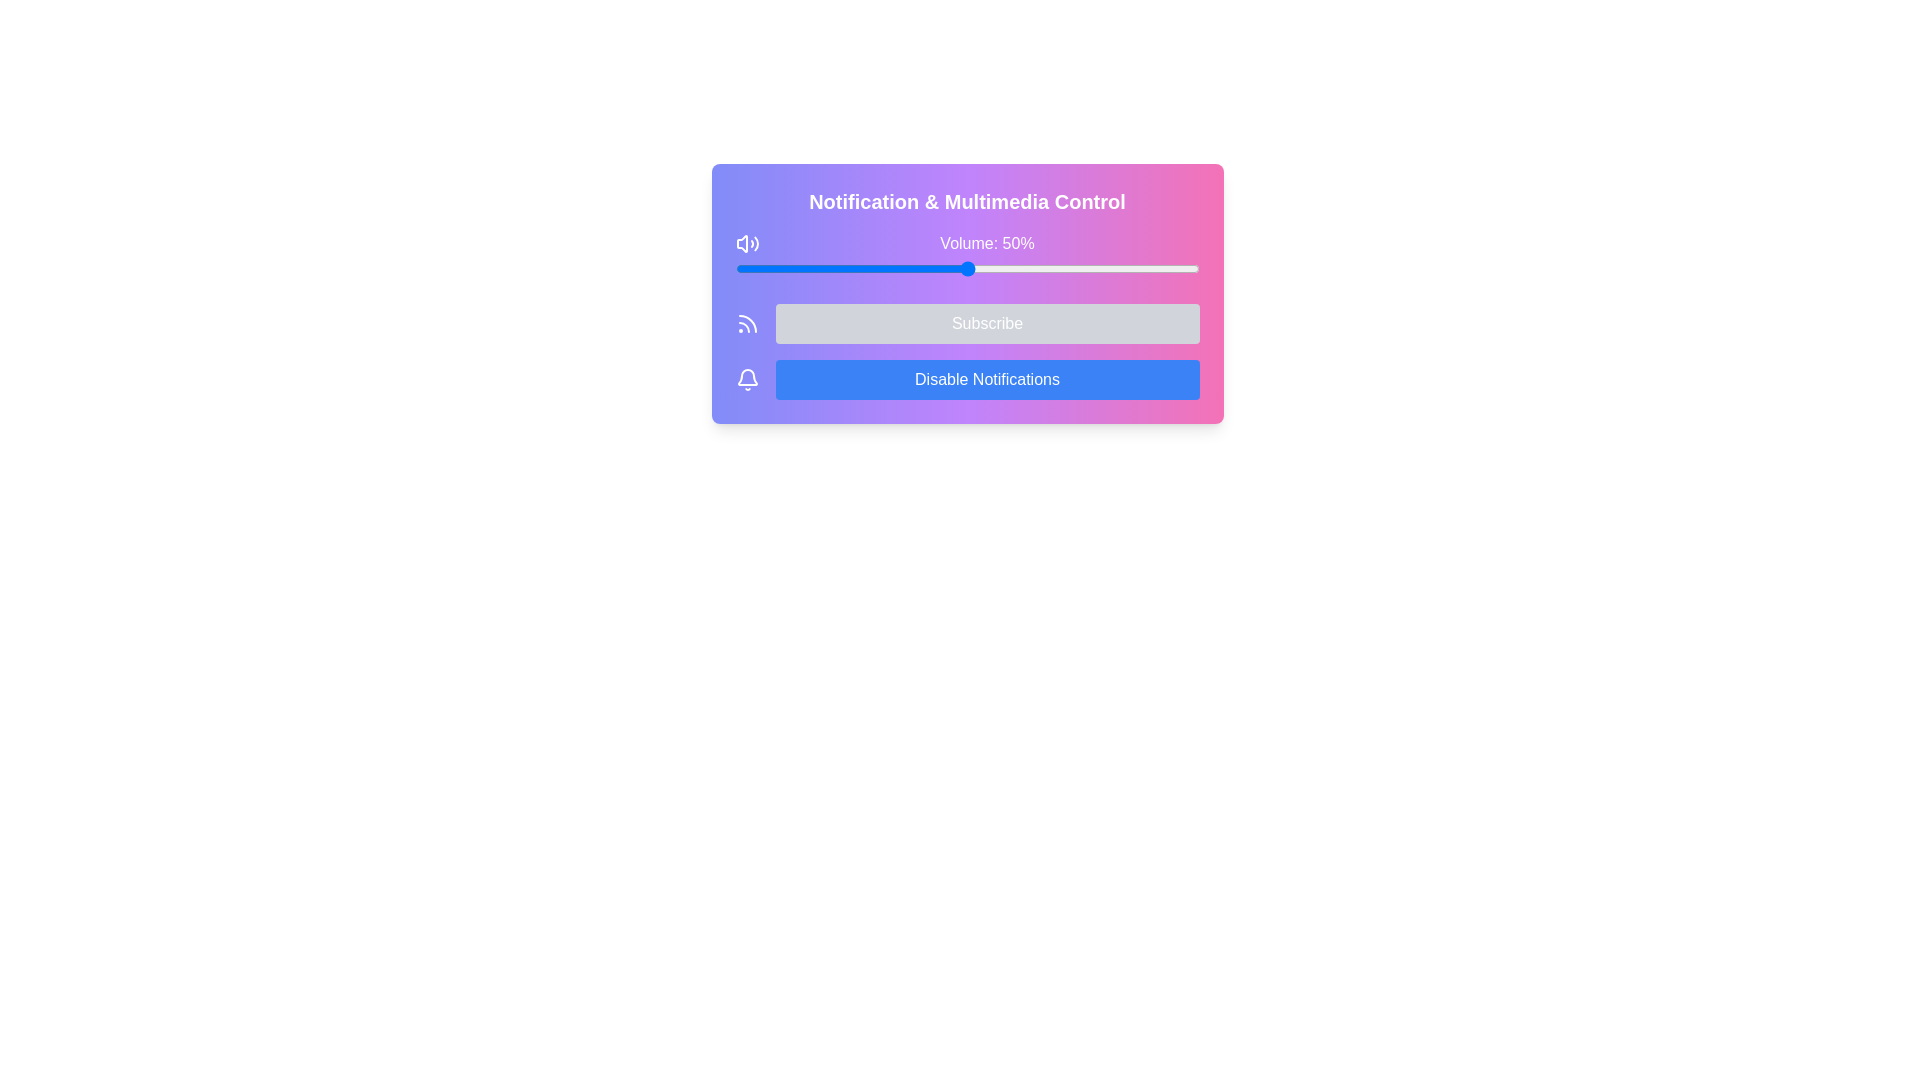  What do you see at coordinates (987, 380) in the screenshot?
I see `keyboard navigation` at bounding box center [987, 380].